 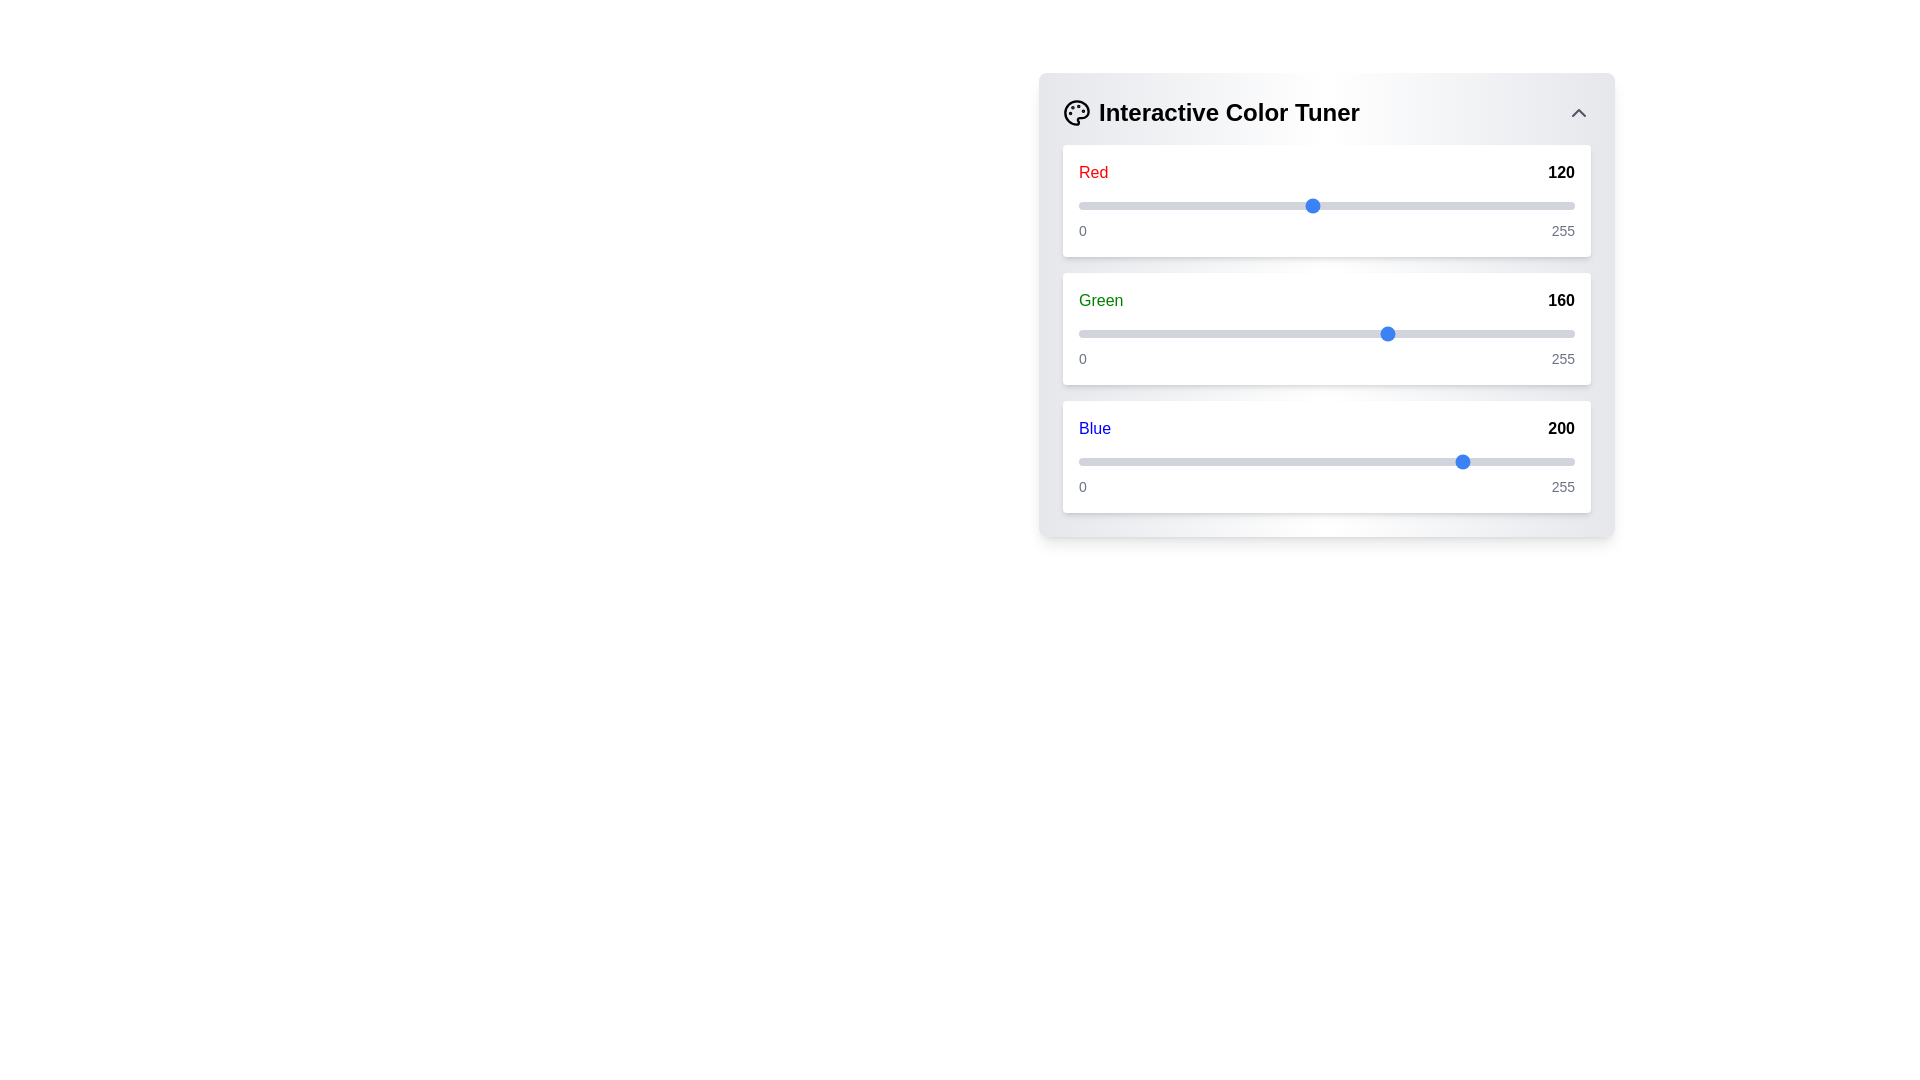 I want to click on and drag the handle of the Input Range Slider for adjusting the 'Blue' color component value from 200 to a new value, so click(x=1326, y=462).